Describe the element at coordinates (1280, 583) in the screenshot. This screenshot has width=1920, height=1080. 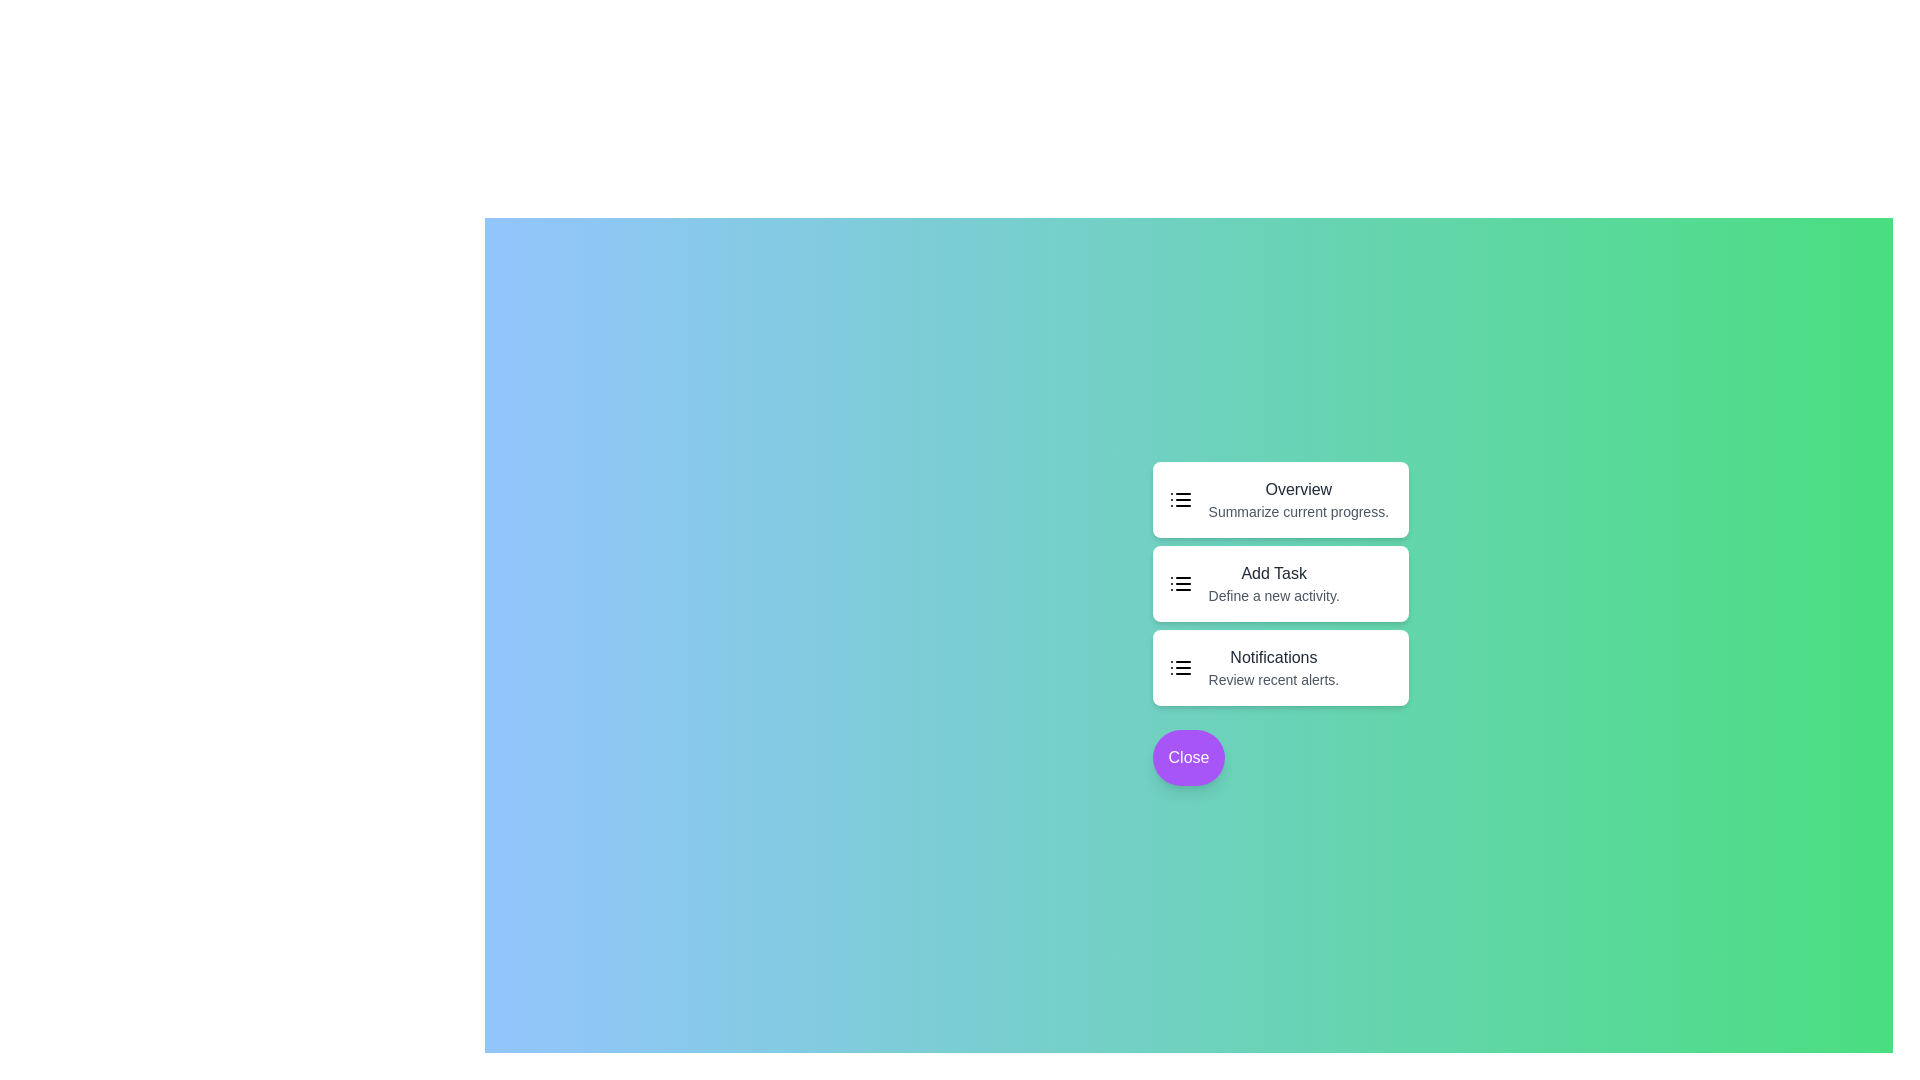
I see `the task item corresponding to Add Task` at that location.